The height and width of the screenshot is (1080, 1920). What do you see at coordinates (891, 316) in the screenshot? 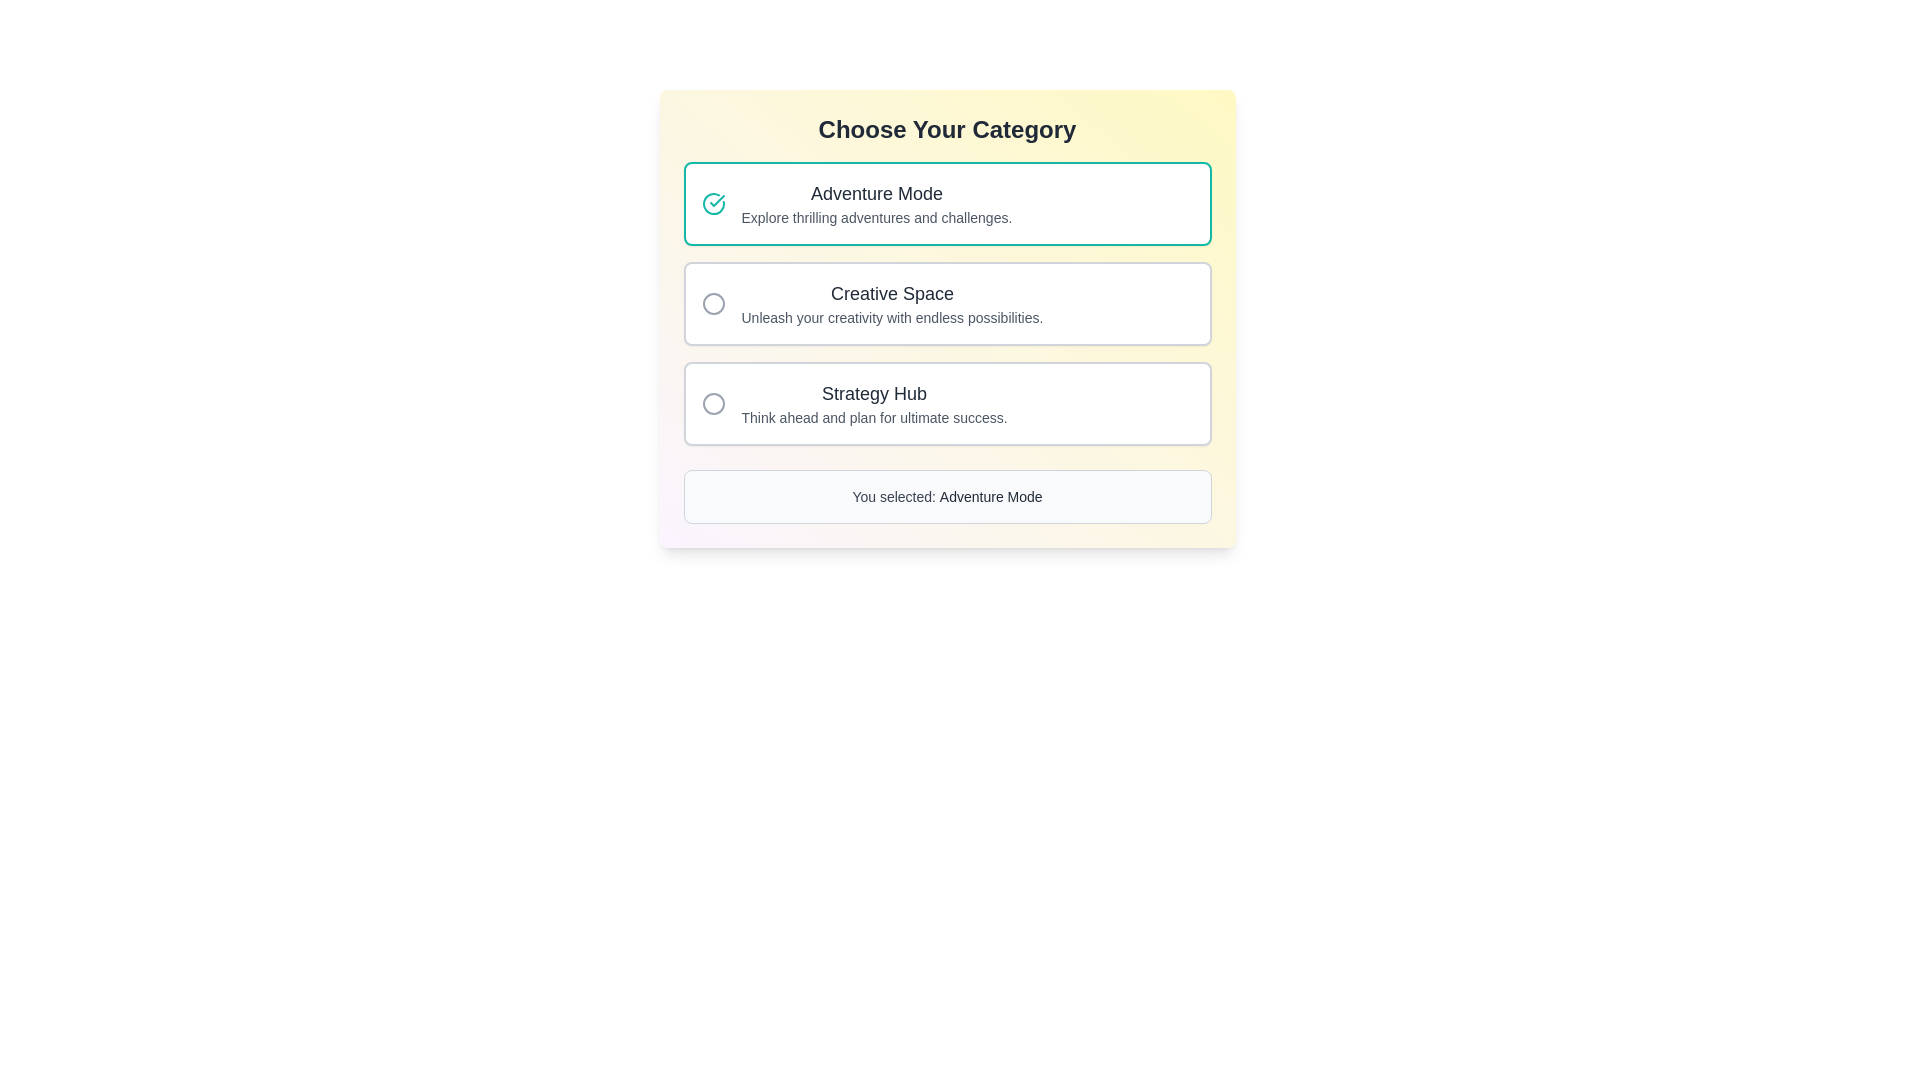
I see `the descriptive text that reads 'Unleash your creativity with endless possibilities,' which is located below the header 'Creative Space.'` at bounding box center [891, 316].